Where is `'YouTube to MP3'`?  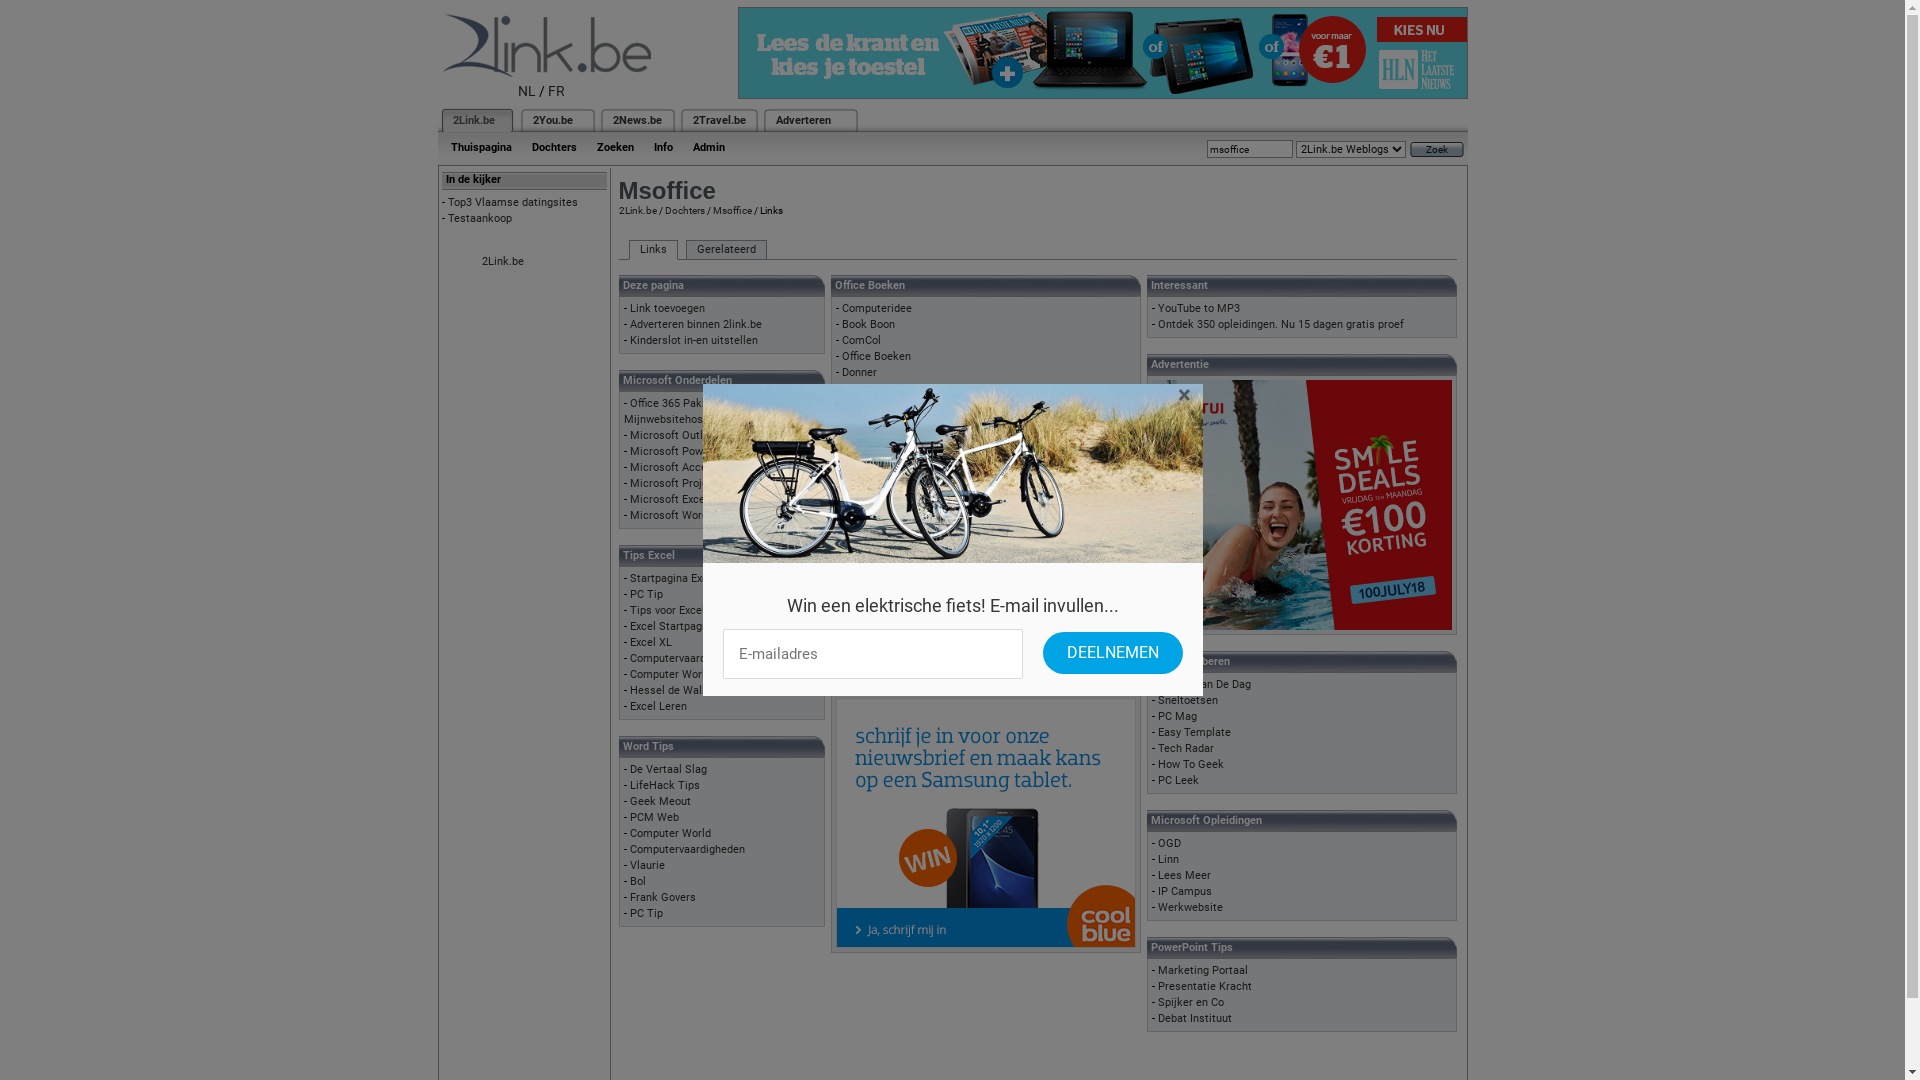
'YouTube to MP3' is located at coordinates (1199, 308).